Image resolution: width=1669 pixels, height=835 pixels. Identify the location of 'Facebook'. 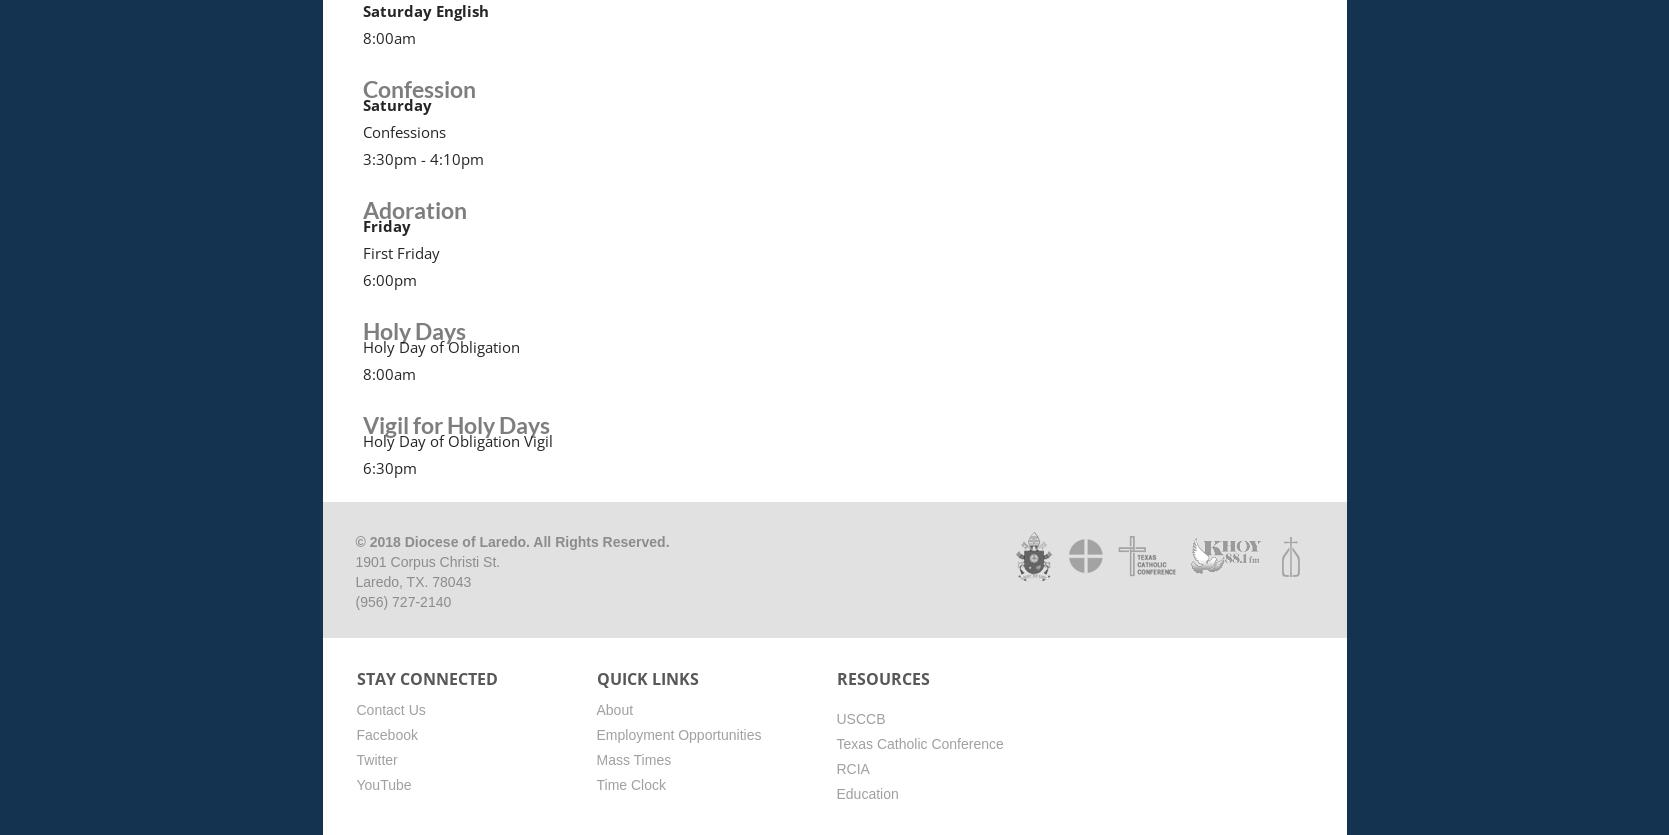
(385, 733).